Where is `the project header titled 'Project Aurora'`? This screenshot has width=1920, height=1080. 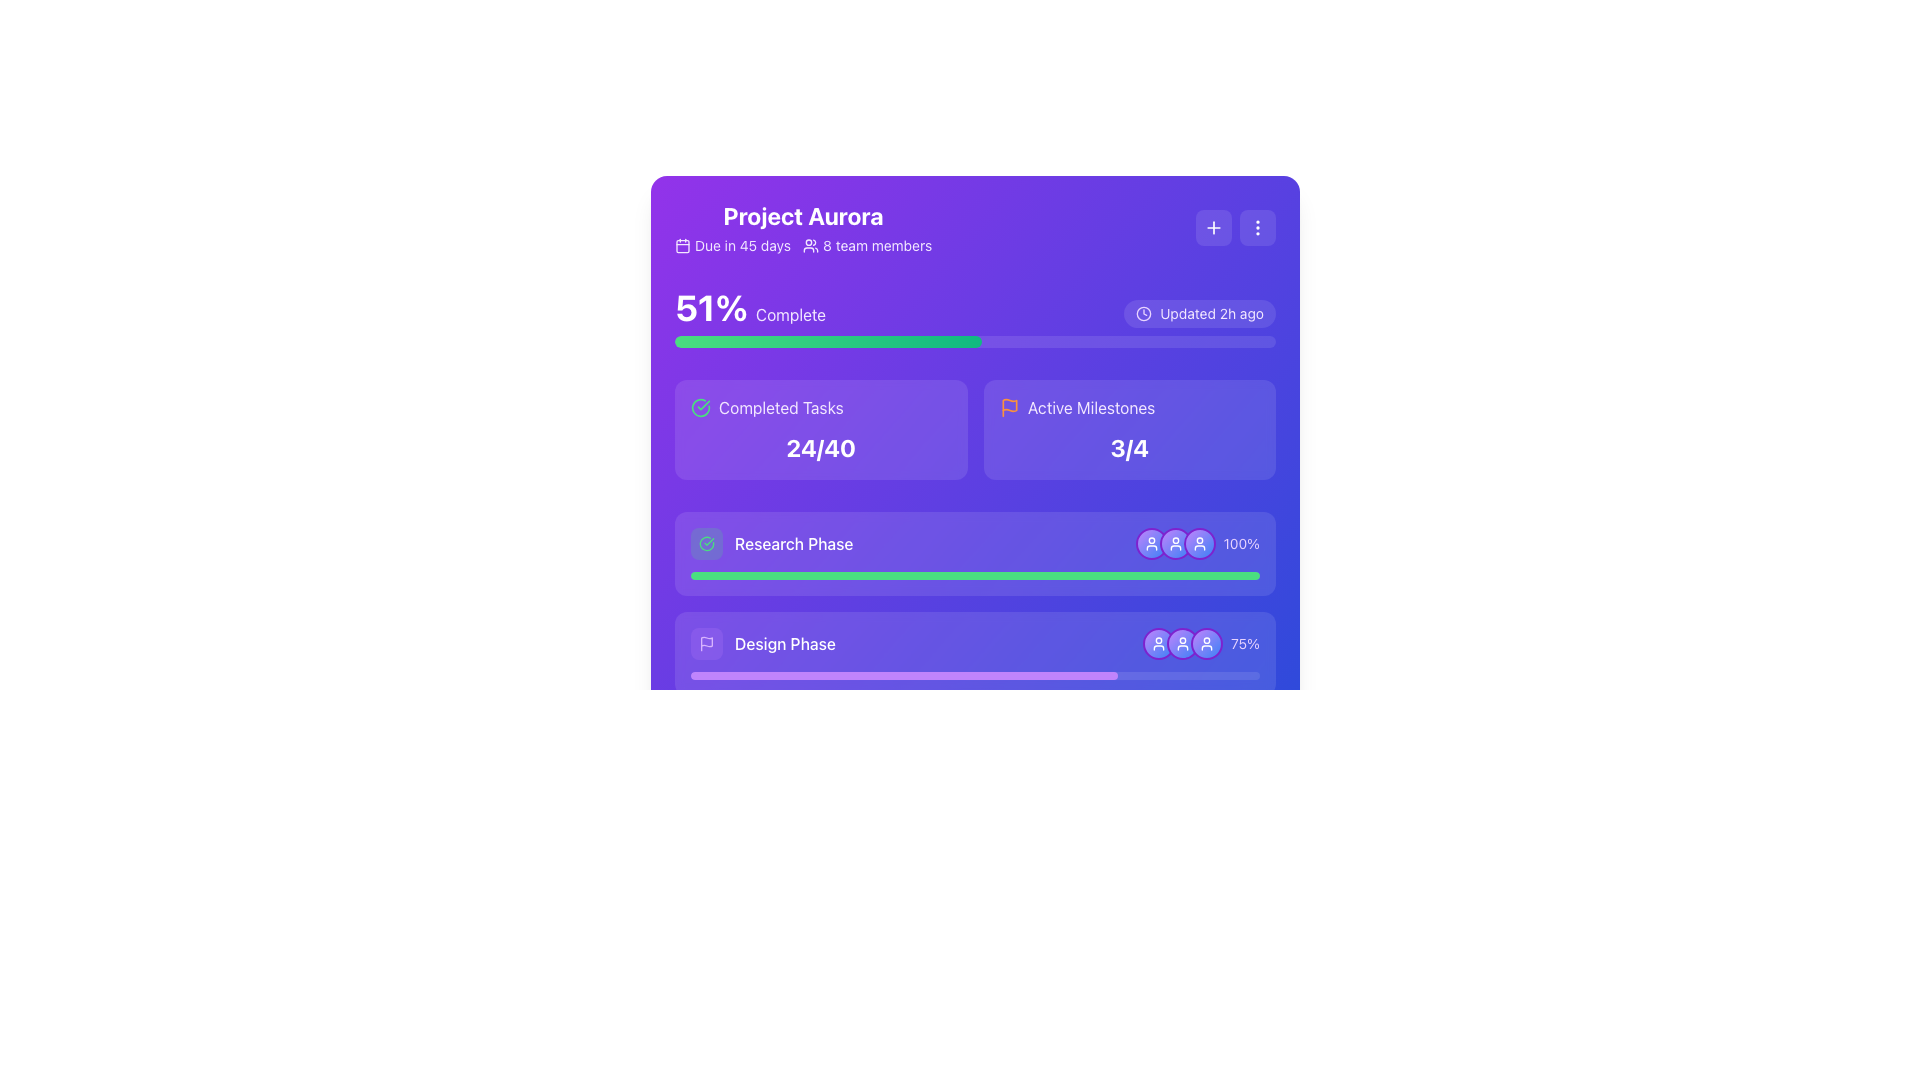
the project header titled 'Project Aurora' is located at coordinates (803, 226).